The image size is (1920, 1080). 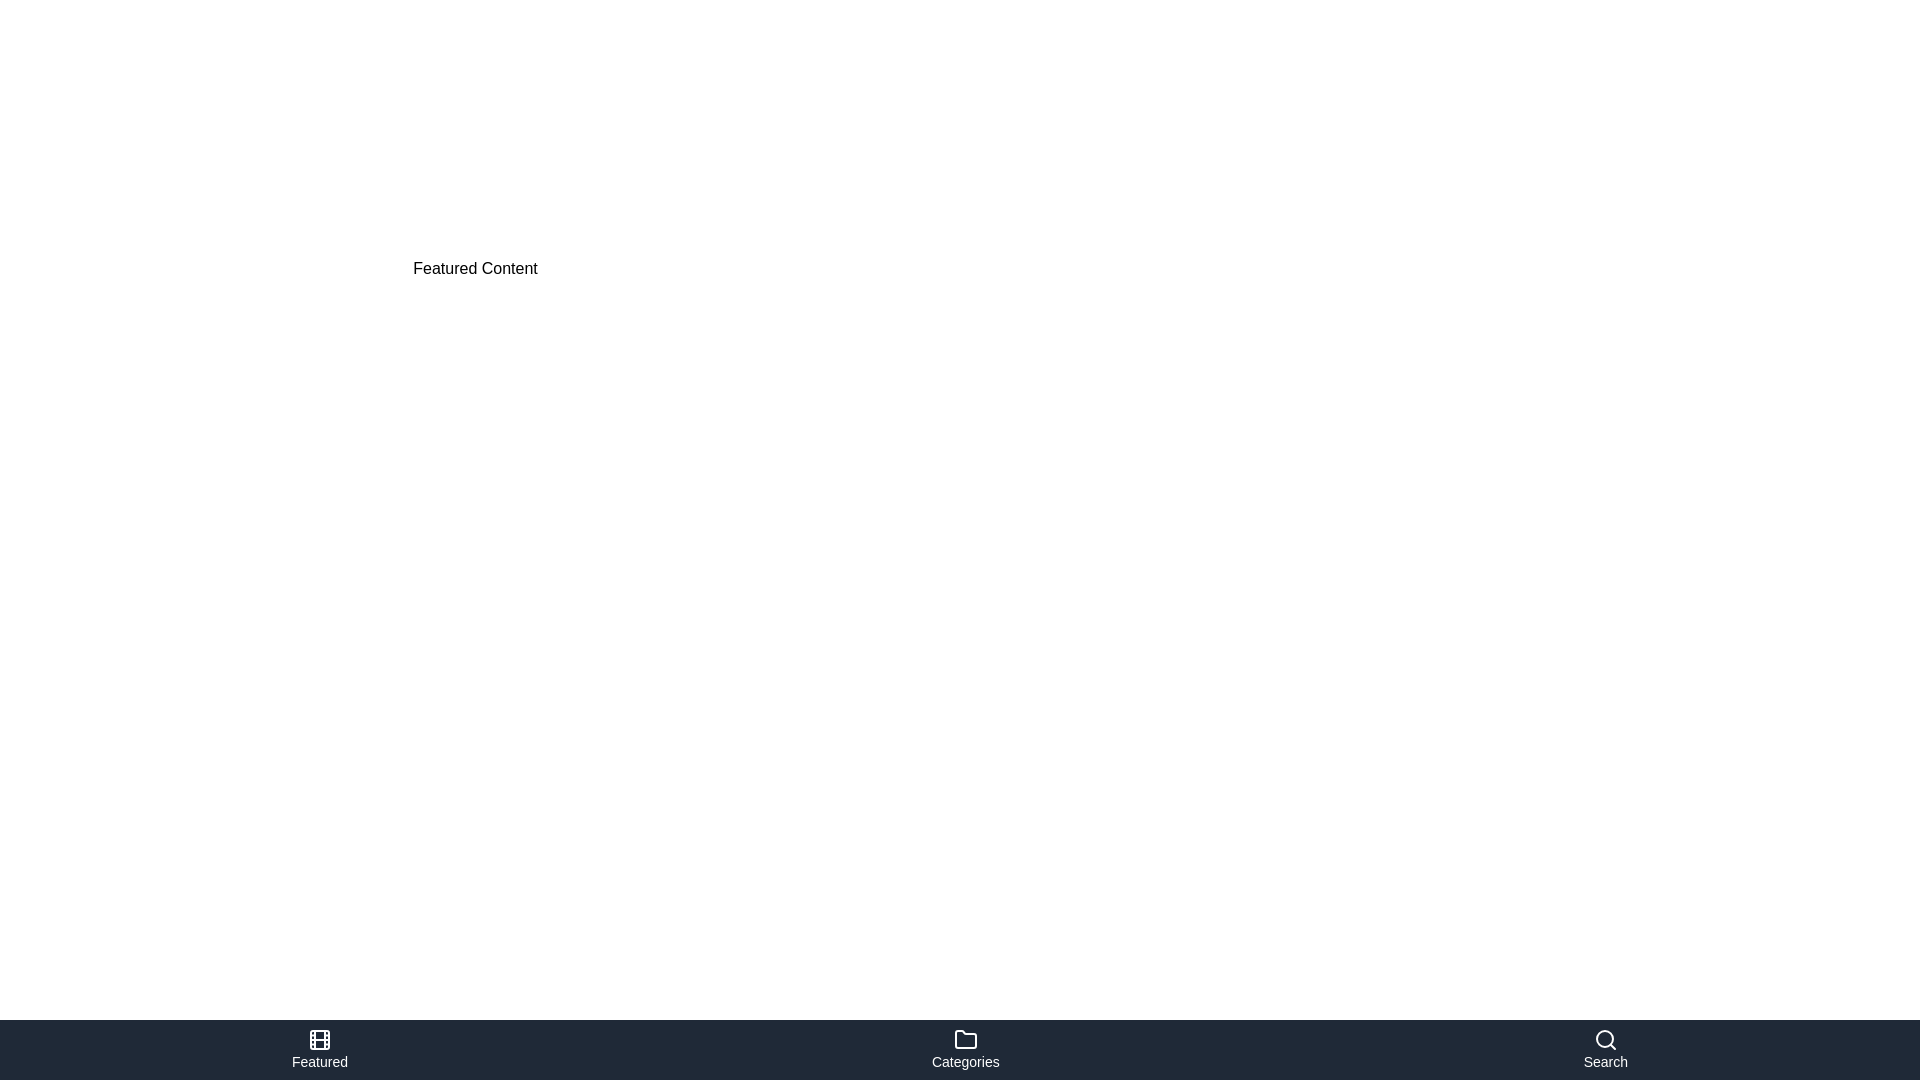 I want to click on the 'Categories' navigation button located at the center of the bottom navigation bar, so click(x=965, y=1048).